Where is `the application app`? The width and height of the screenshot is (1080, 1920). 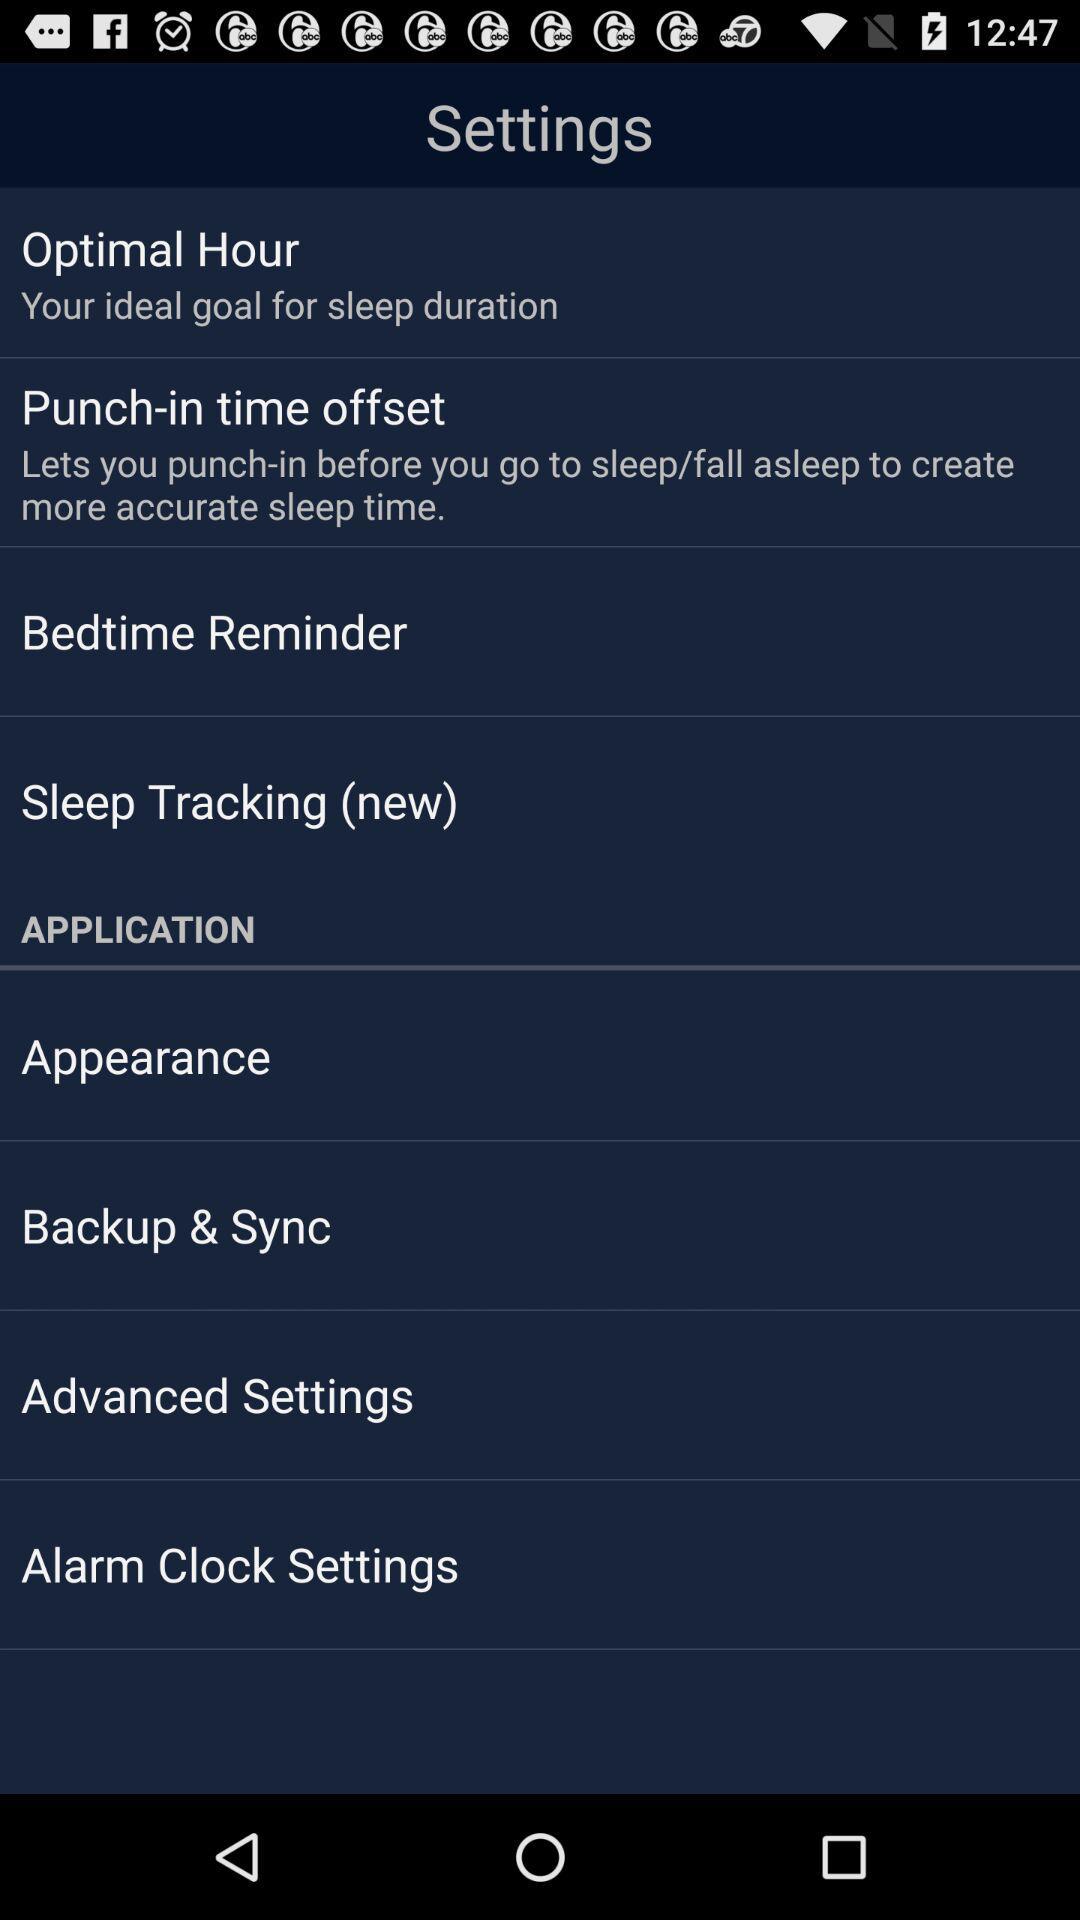
the application app is located at coordinates (540, 927).